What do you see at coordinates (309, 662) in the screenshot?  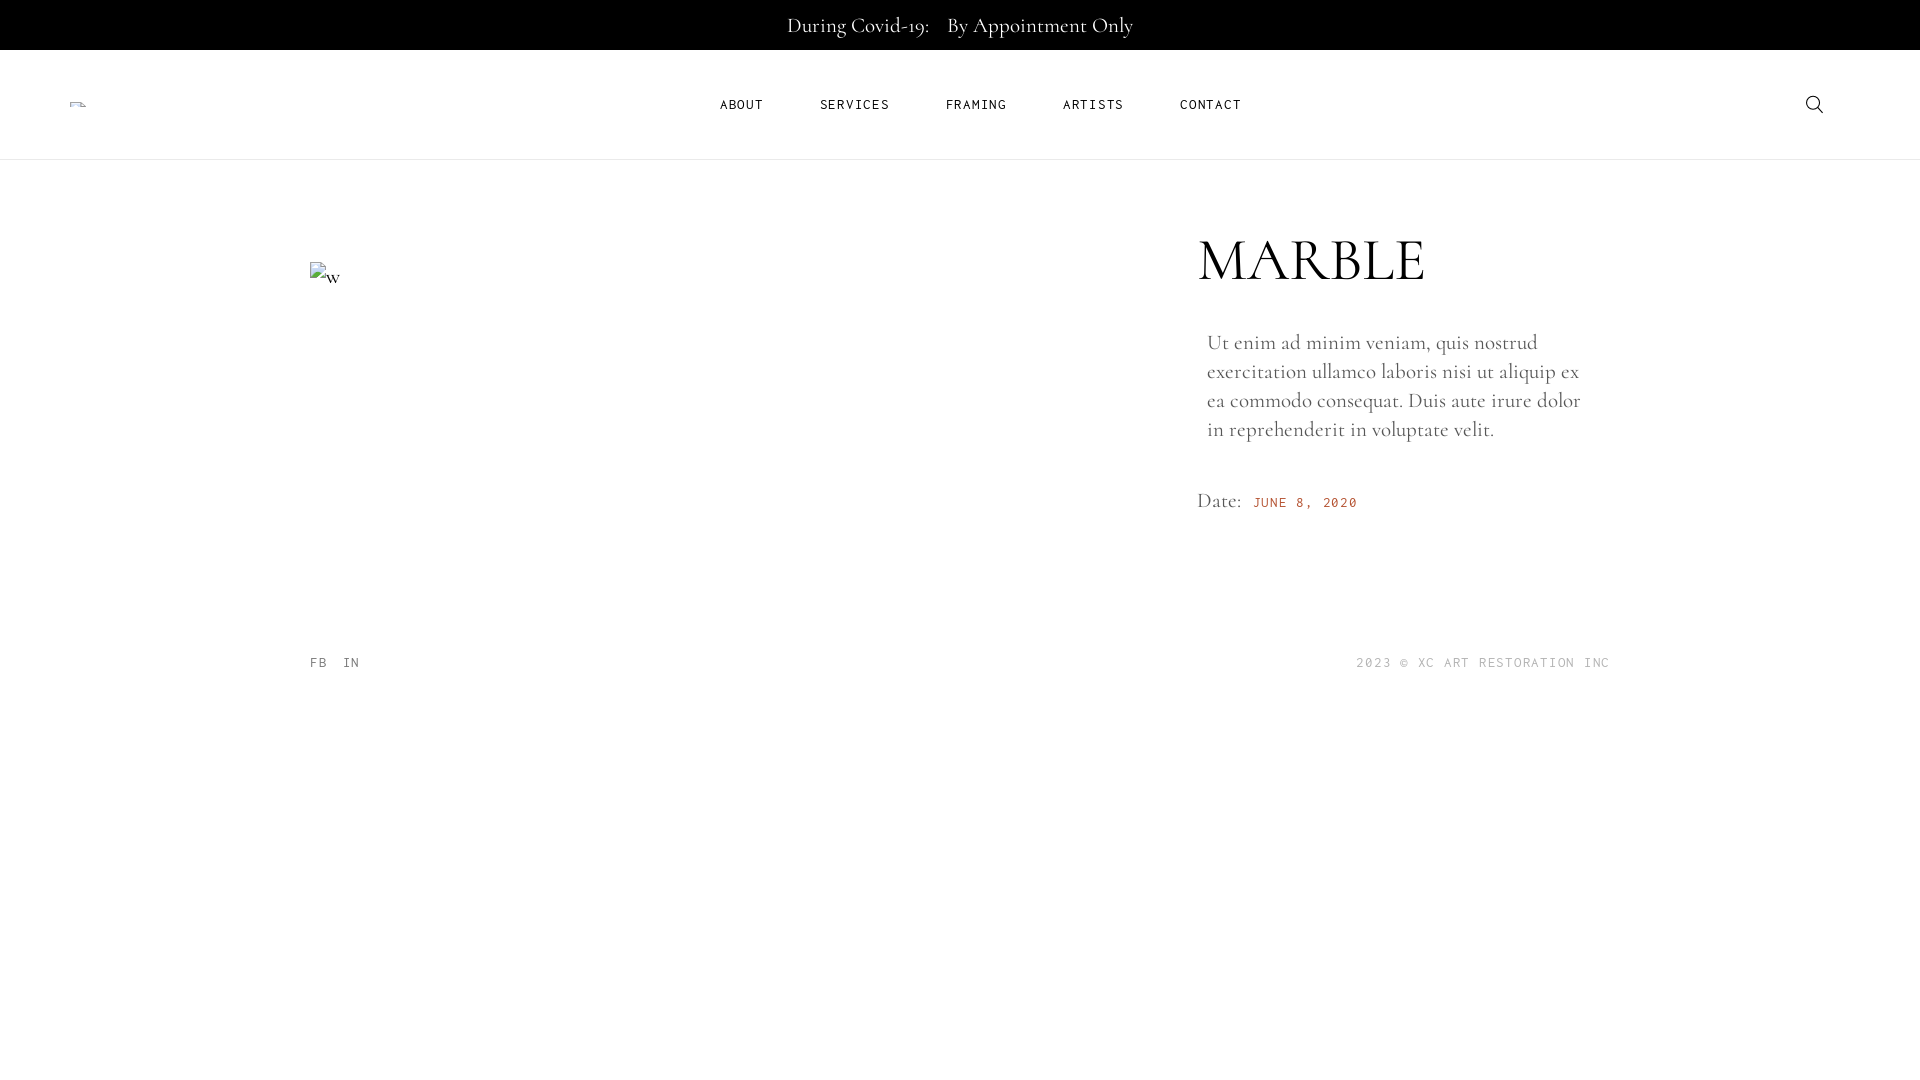 I see `'FB'` at bounding box center [309, 662].